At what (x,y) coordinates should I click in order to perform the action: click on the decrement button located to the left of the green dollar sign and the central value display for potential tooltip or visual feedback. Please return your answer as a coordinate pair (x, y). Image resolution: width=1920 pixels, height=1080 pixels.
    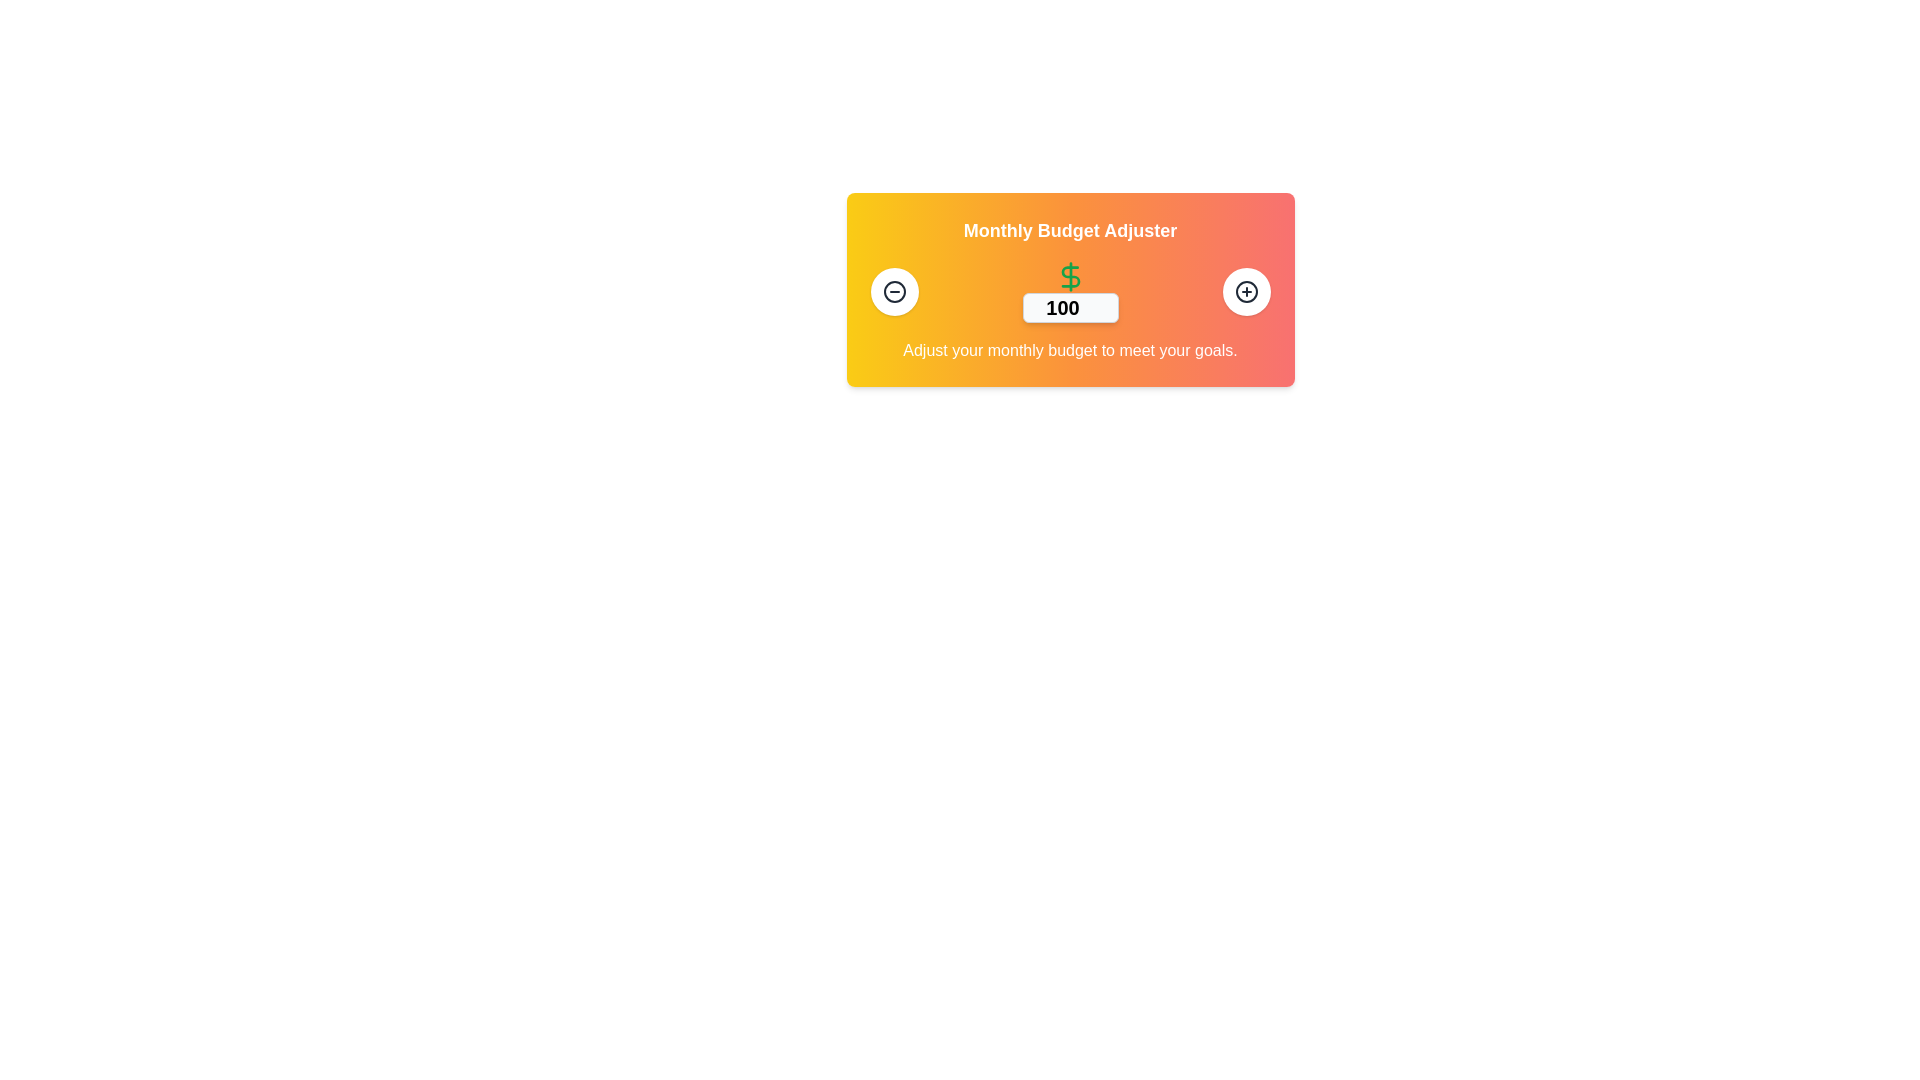
    Looking at the image, I should click on (893, 292).